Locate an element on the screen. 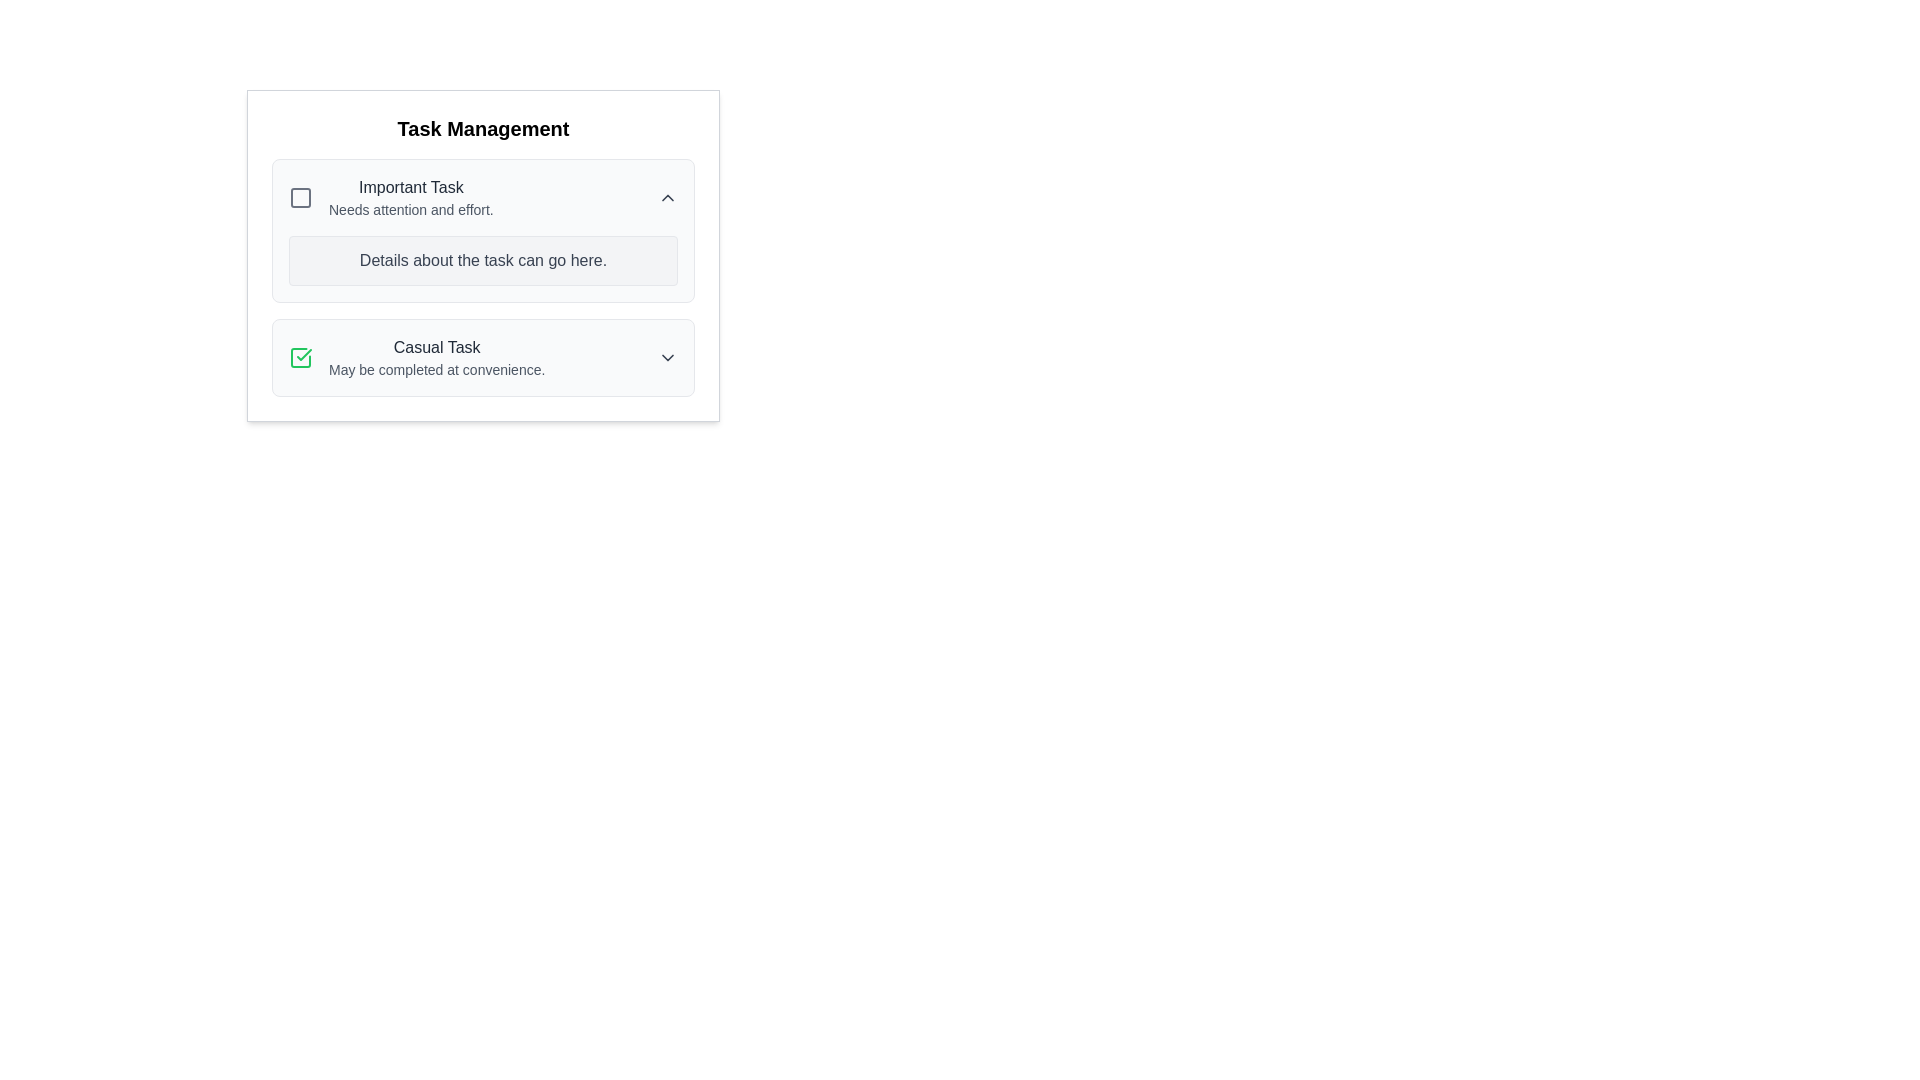 The image size is (1920, 1080). the dropdown arrow icon of the 'Casual Task' descriptor within the 'Task Management' card is located at coordinates (483, 357).